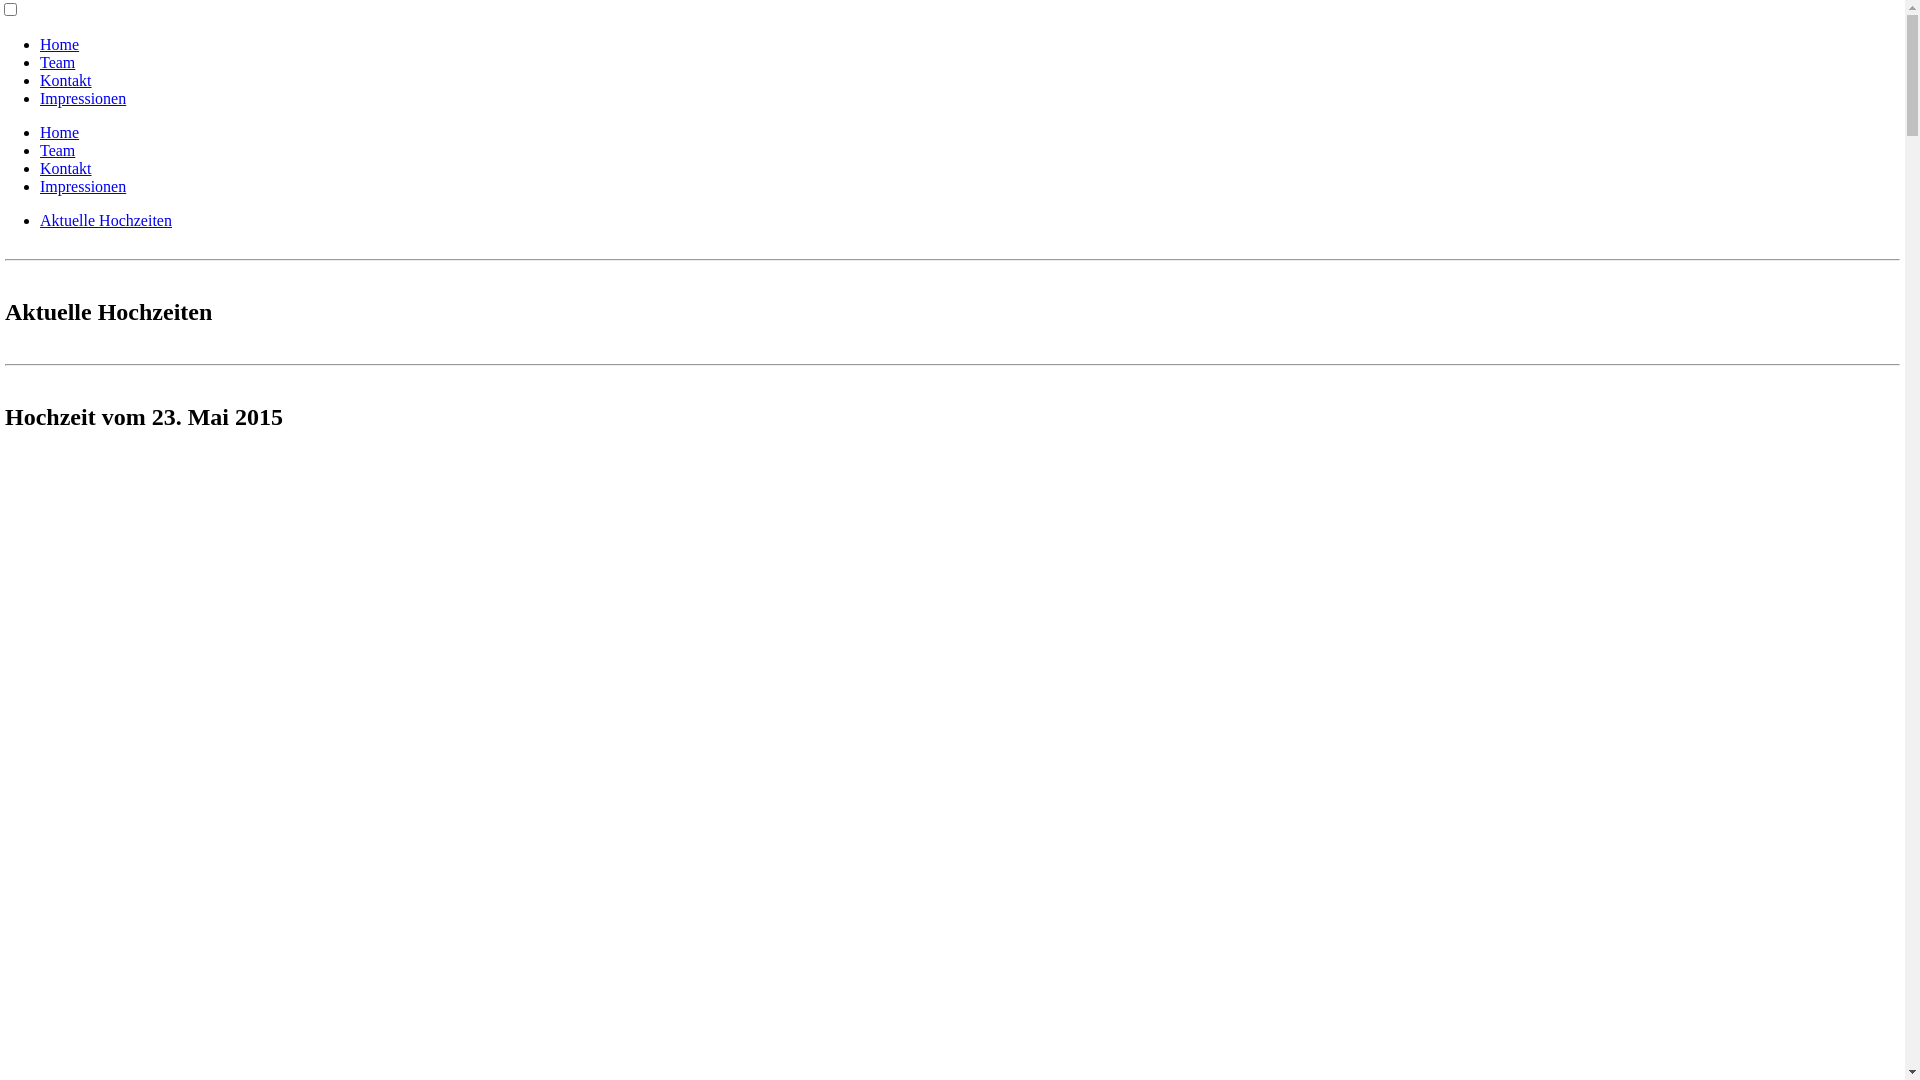  I want to click on 'Kontakt', so click(66, 167).